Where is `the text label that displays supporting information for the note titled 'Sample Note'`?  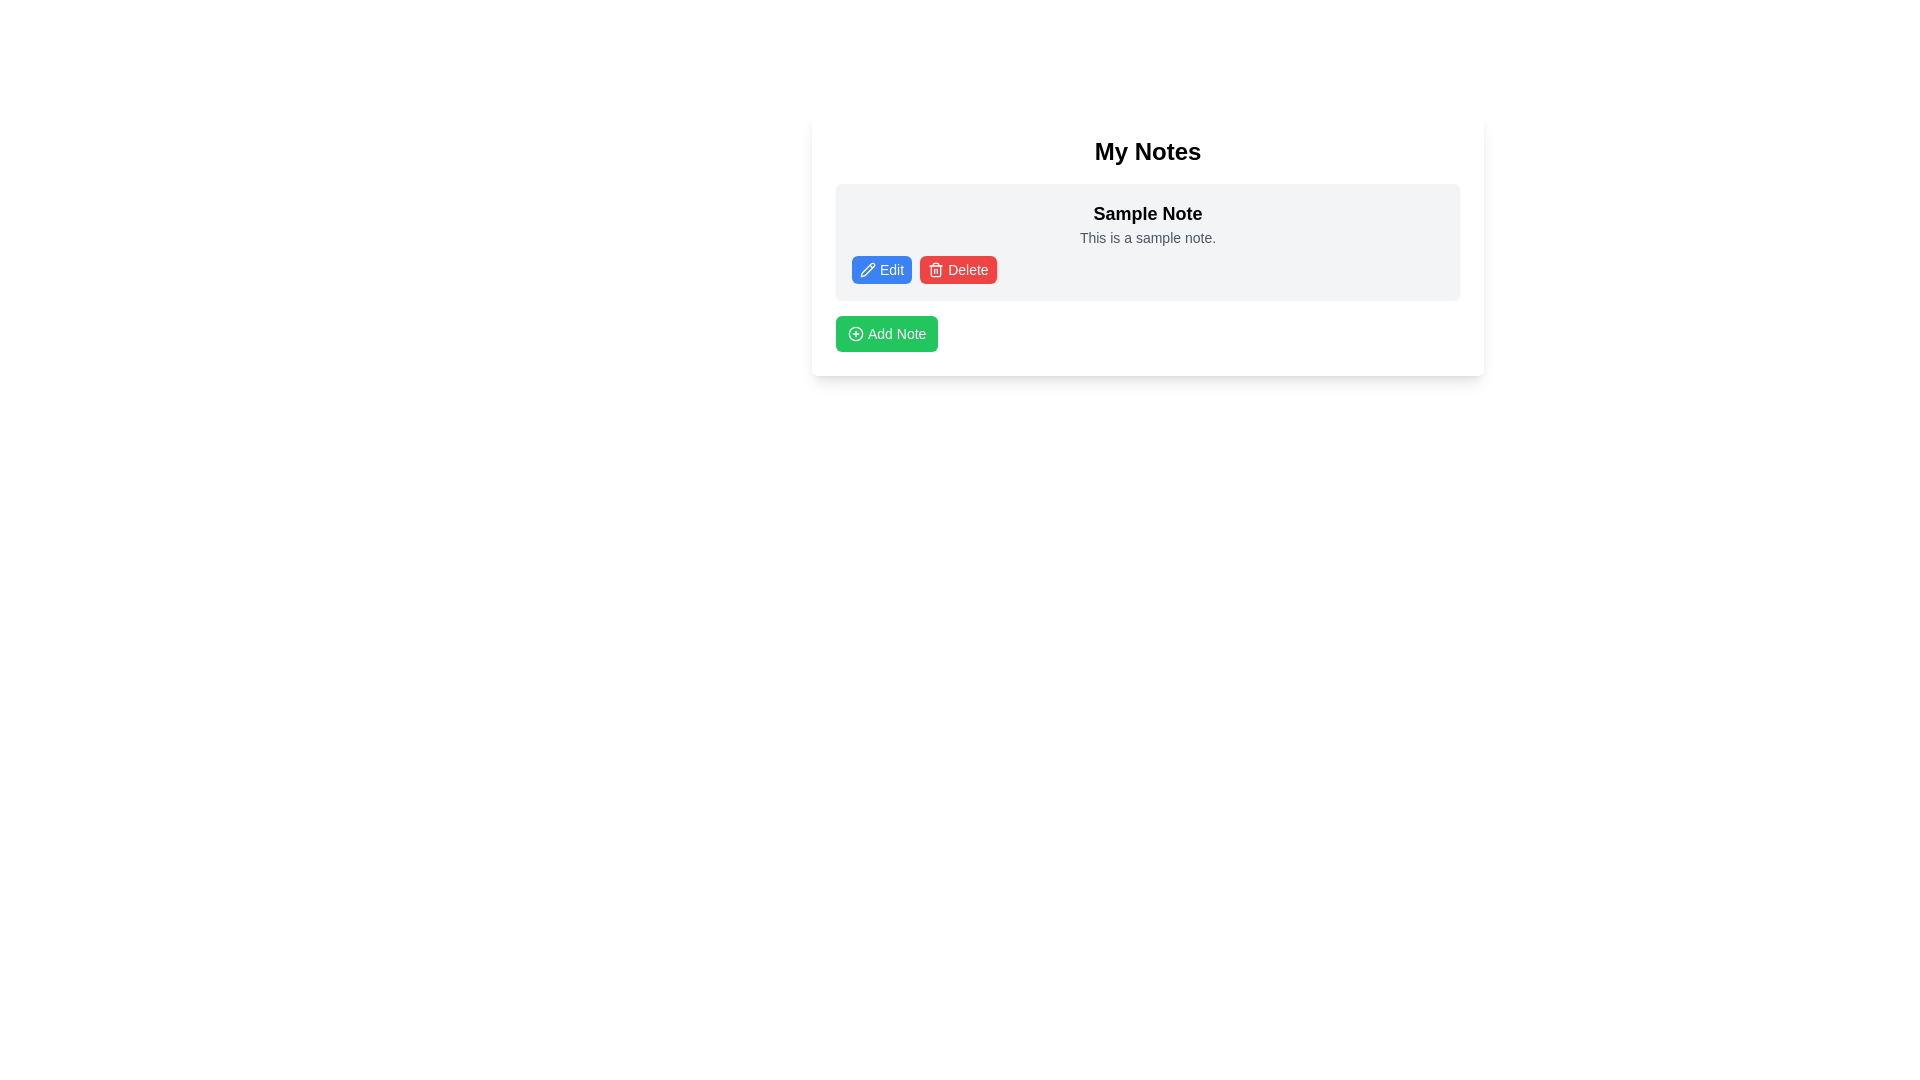 the text label that displays supporting information for the note titled 'Sample Note' is located at coordinates (1147, 237).